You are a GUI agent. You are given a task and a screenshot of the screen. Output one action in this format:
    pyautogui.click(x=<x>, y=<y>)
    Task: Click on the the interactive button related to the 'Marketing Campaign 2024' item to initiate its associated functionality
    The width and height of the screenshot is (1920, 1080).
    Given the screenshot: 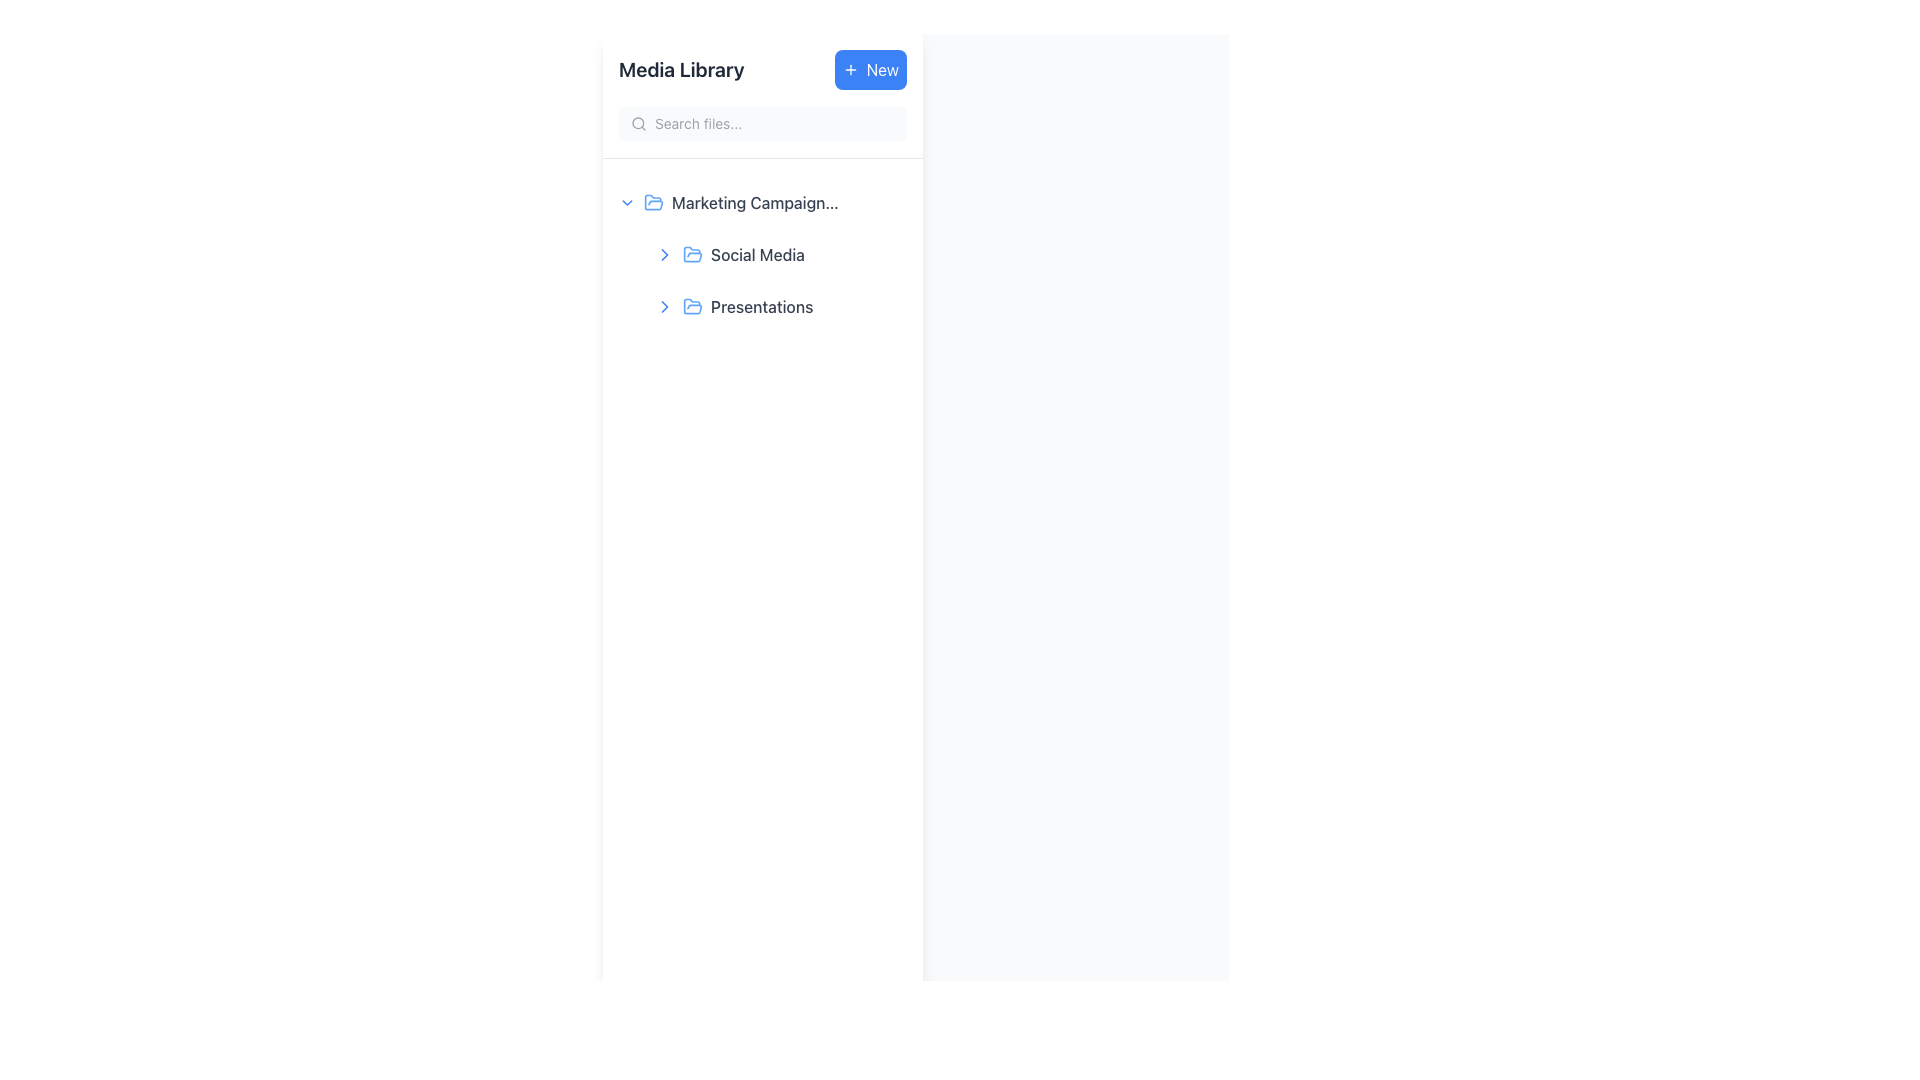 What is the action you would take?
    pyautogui.click(x=867, y=203)
    